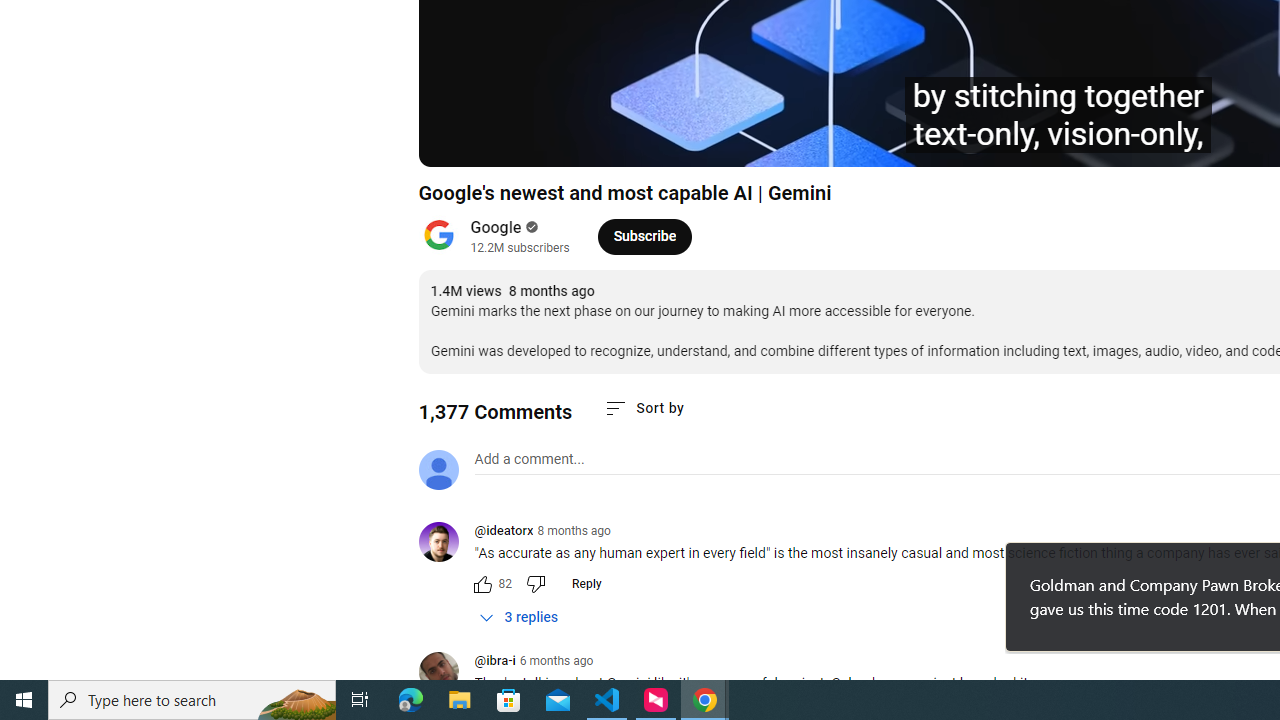 The image size is (1280, 720). Describe the element at coordinates (644, 407) in the screenshot. I see `'Sort comments'` at that location.